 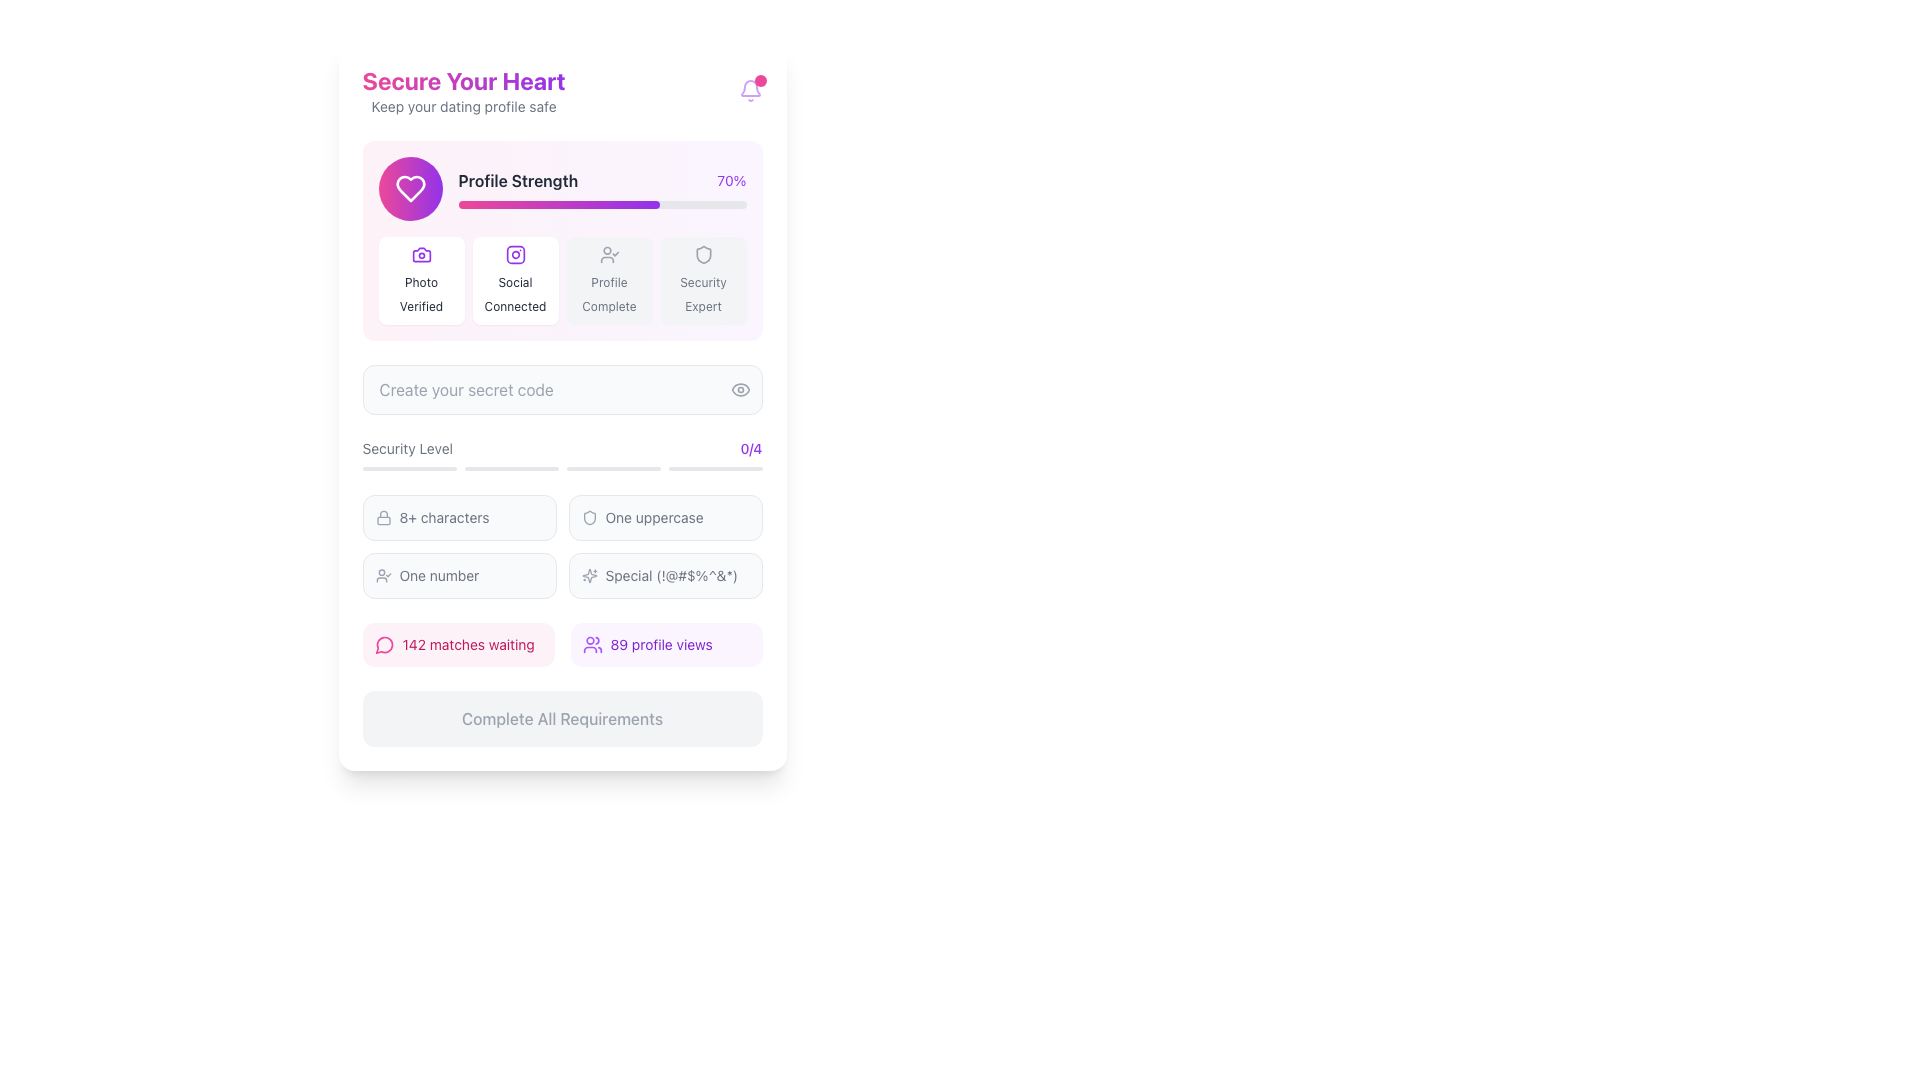 I want to click on the distinctive purple camera or social media icon located in the second box from the left within the 'Social Connected' section of the 'Profile Strength' widget, so click(x=515, y=253).